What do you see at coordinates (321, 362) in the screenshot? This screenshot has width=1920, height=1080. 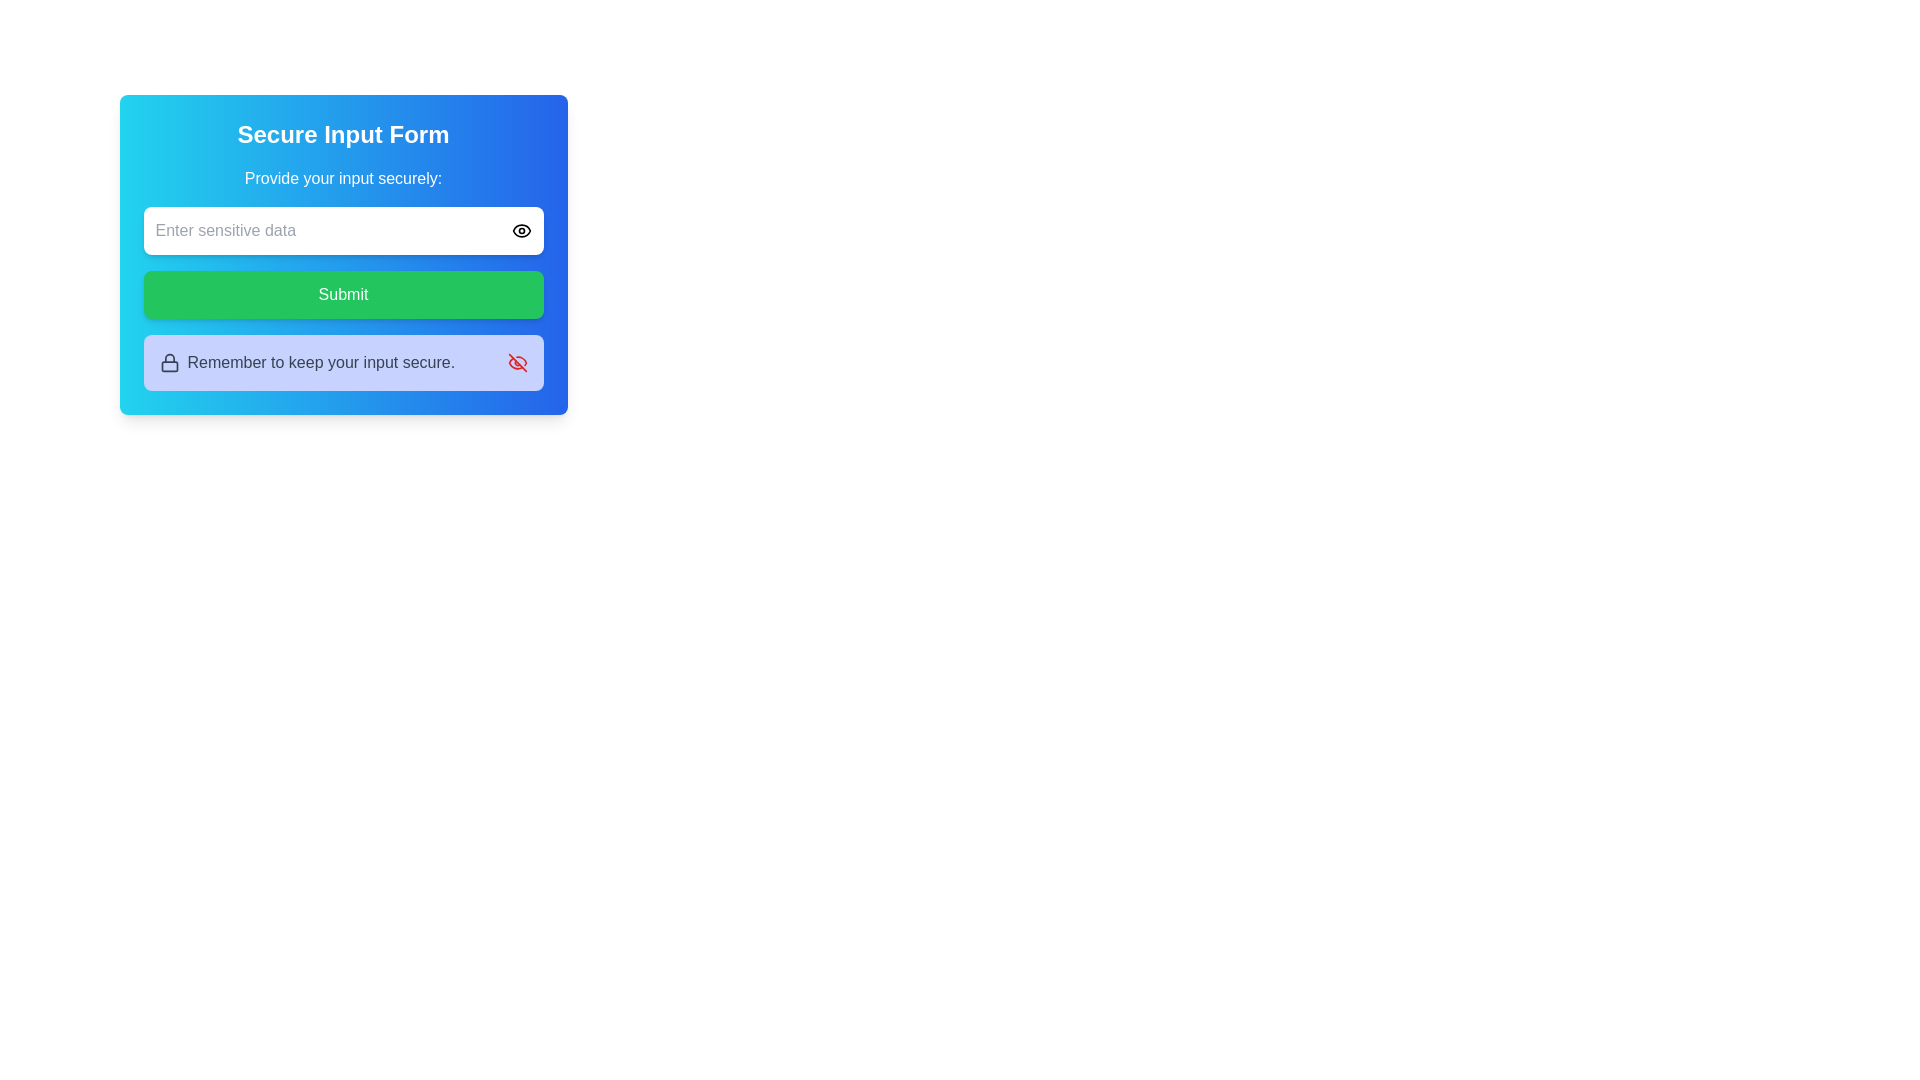 I see `the text element displaying the message 'Remember to keep your input secure,' which is styled with a light blue background and dark gray font, located below the green 'Submit' button and between a lock icon and a red interactive icon` at bounding box center [321, 362].